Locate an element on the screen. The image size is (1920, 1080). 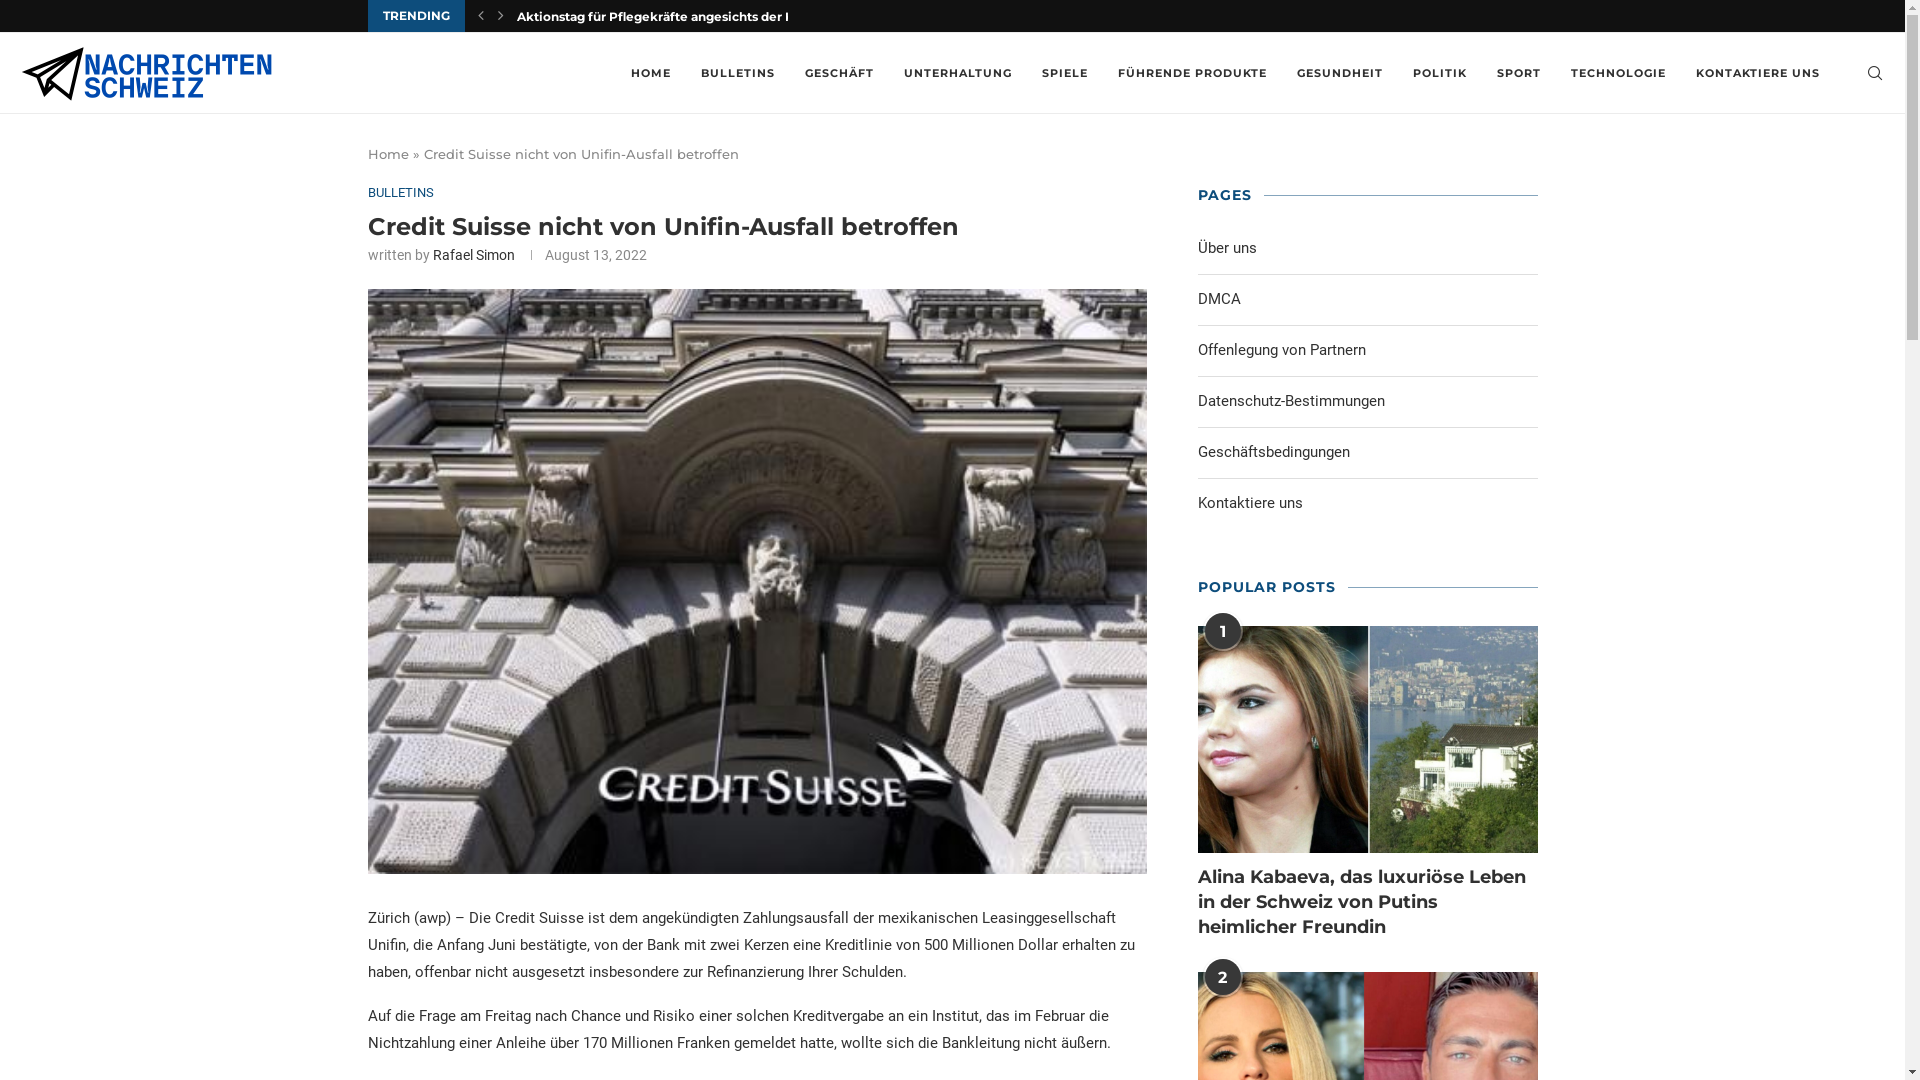
'POLITIK' is located at coordinates (1440, 72).